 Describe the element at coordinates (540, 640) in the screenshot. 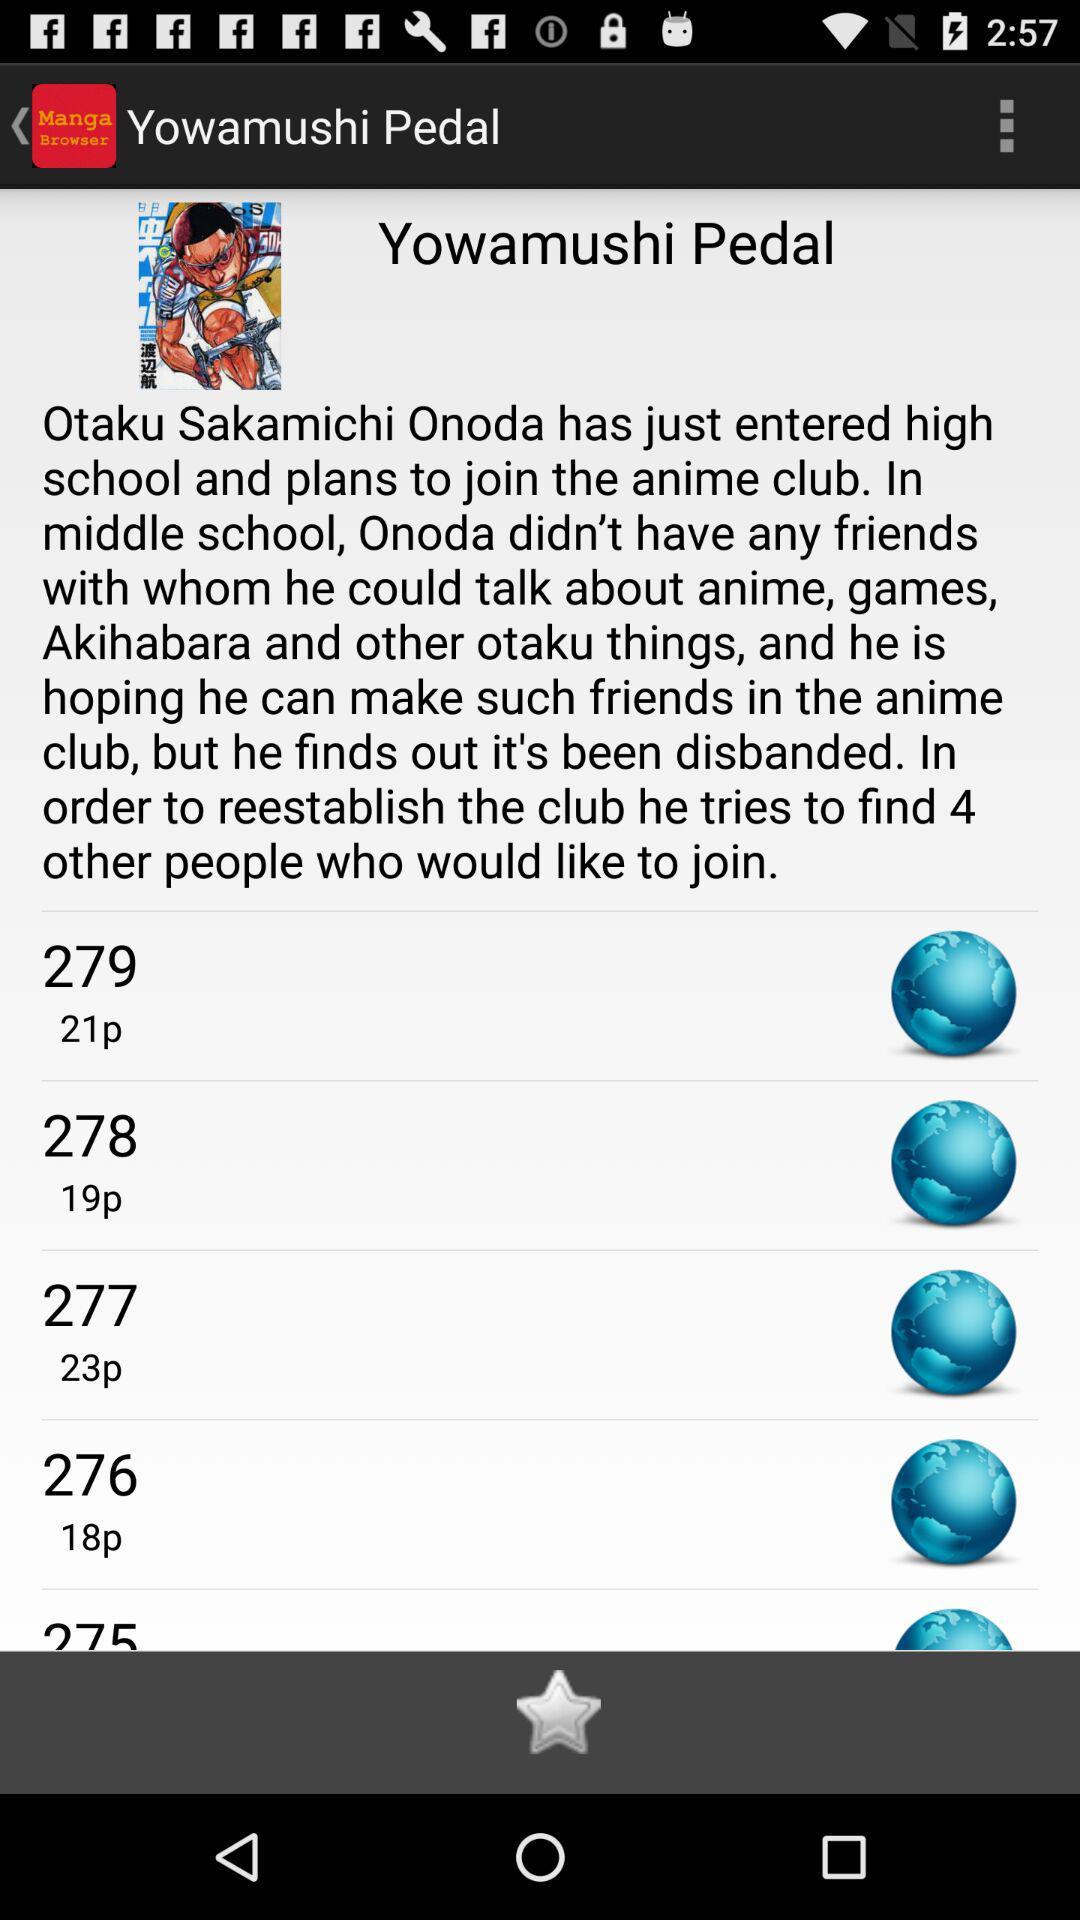

I see `the app above the 279 icon` at that location.